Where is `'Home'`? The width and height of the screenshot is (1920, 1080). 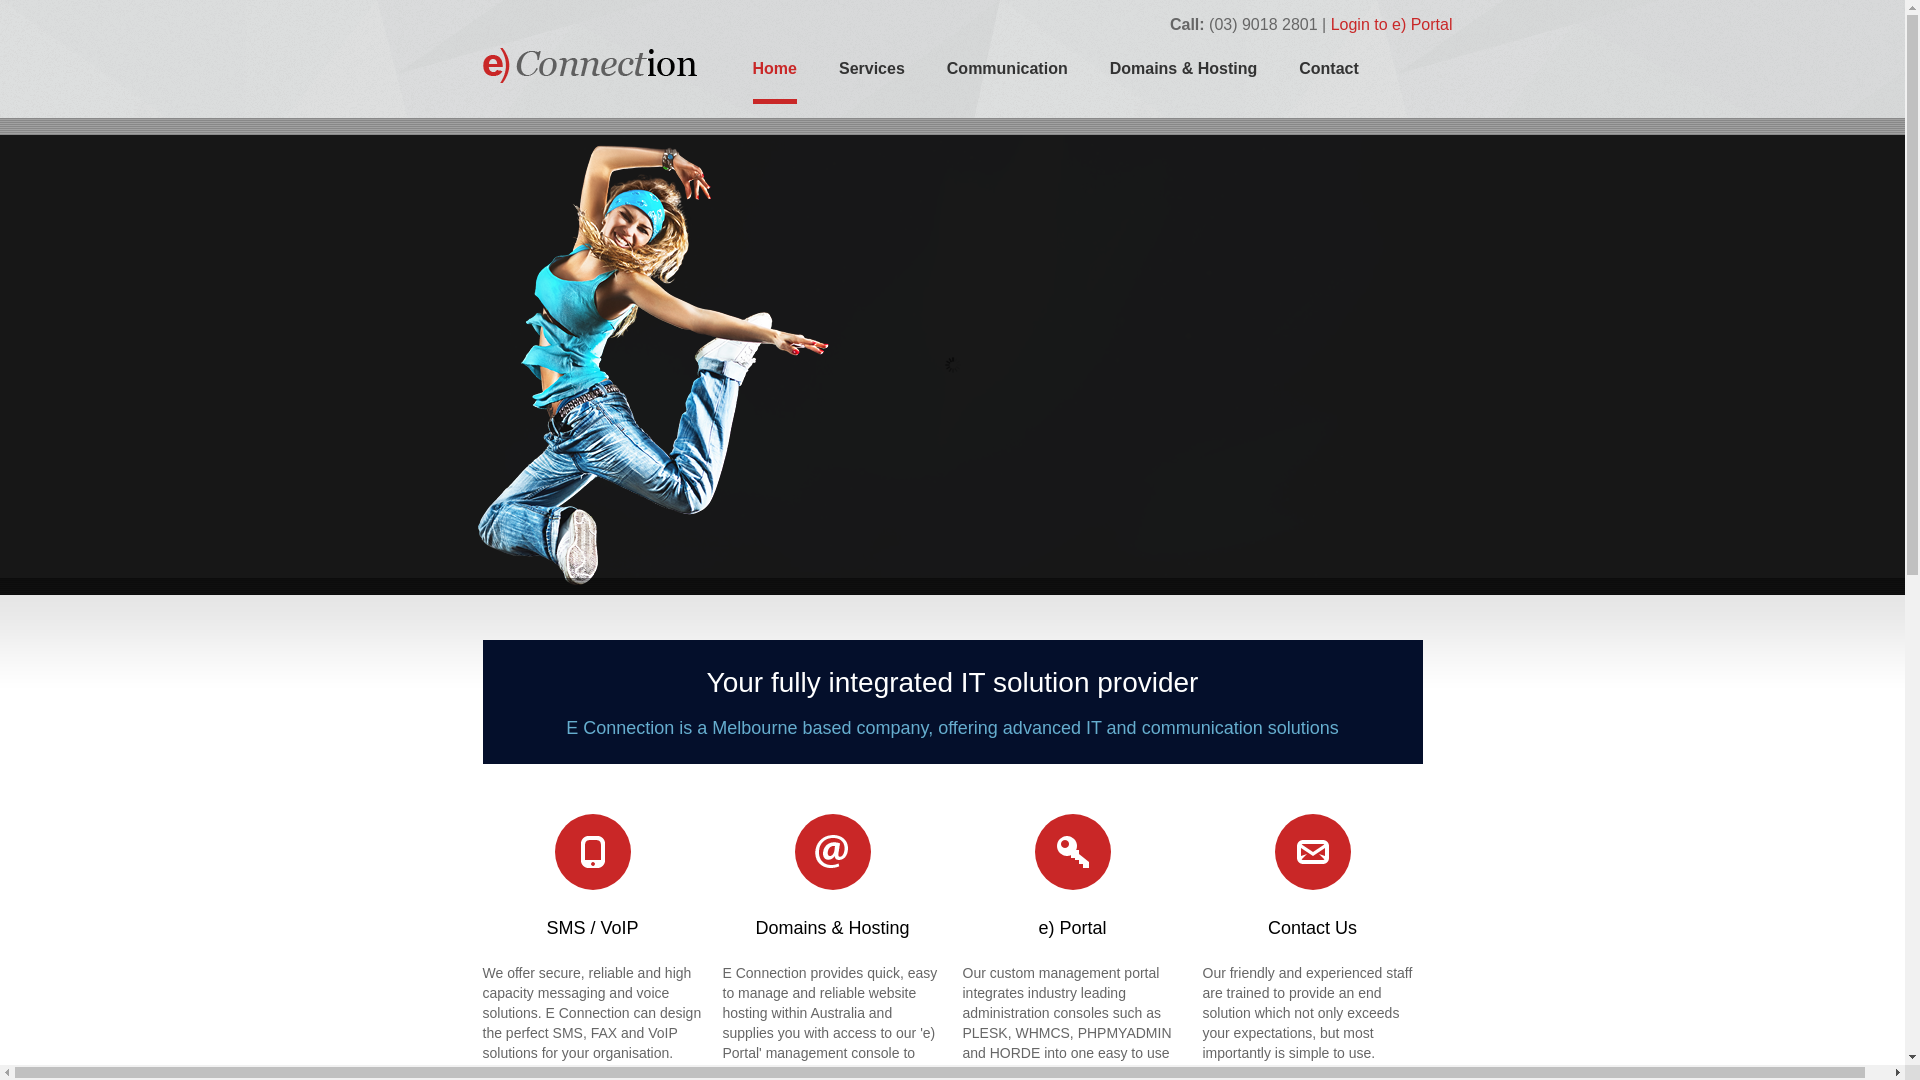 'Home' is located at coordinates (772, 80).